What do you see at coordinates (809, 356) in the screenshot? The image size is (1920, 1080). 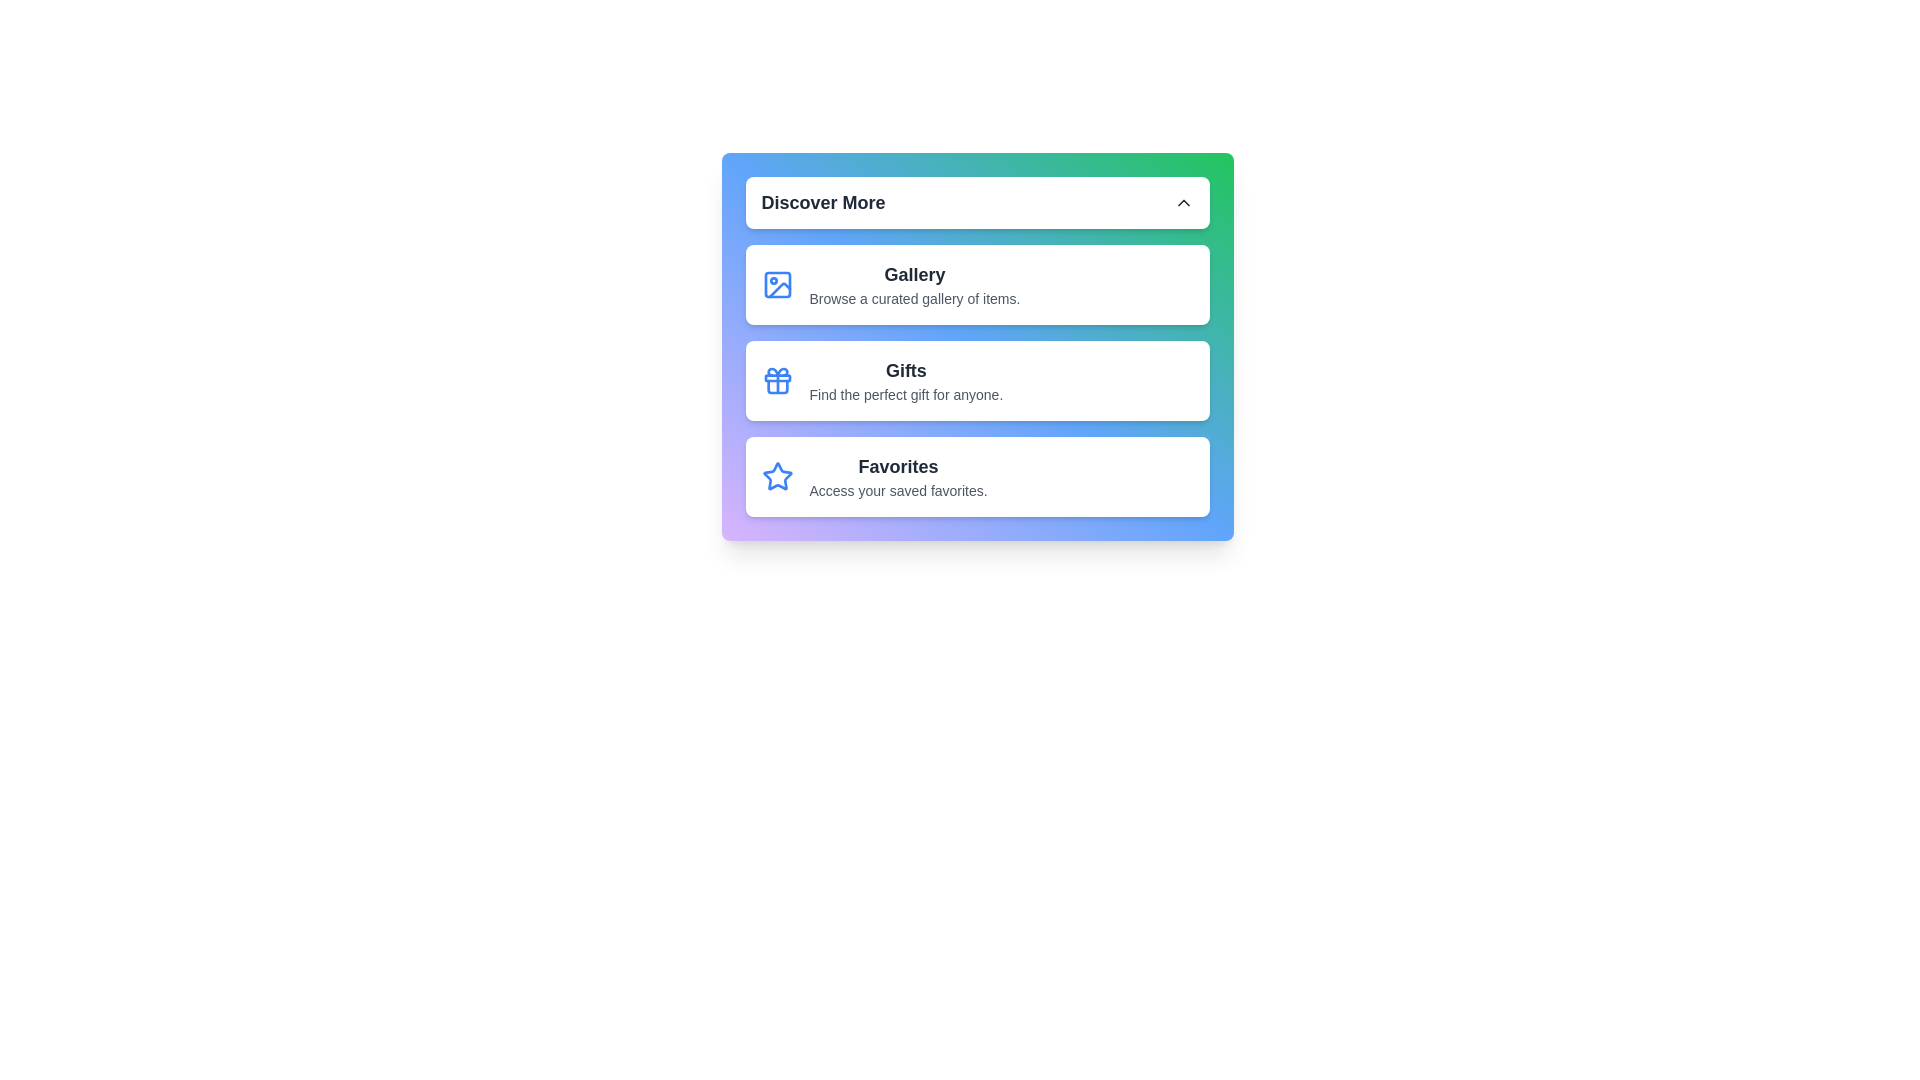 I see `the text content of the menu item Gifts` at bounding box center [809, 356].